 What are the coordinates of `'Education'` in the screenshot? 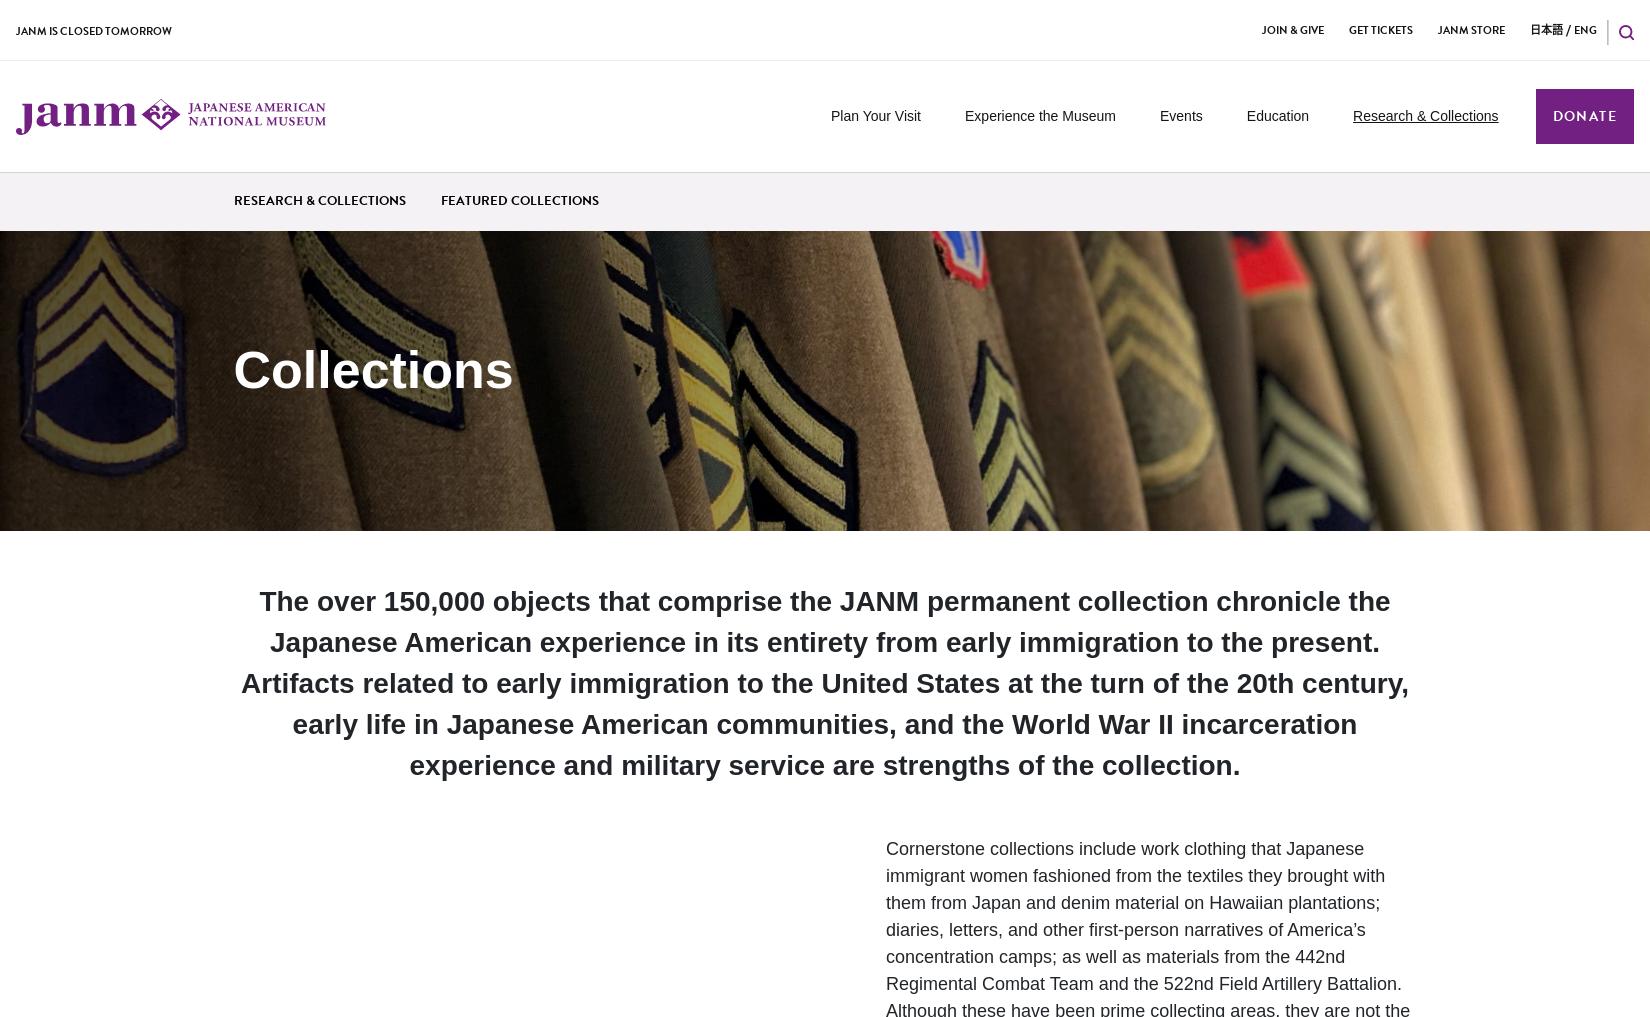 It's located at (1276, 115).